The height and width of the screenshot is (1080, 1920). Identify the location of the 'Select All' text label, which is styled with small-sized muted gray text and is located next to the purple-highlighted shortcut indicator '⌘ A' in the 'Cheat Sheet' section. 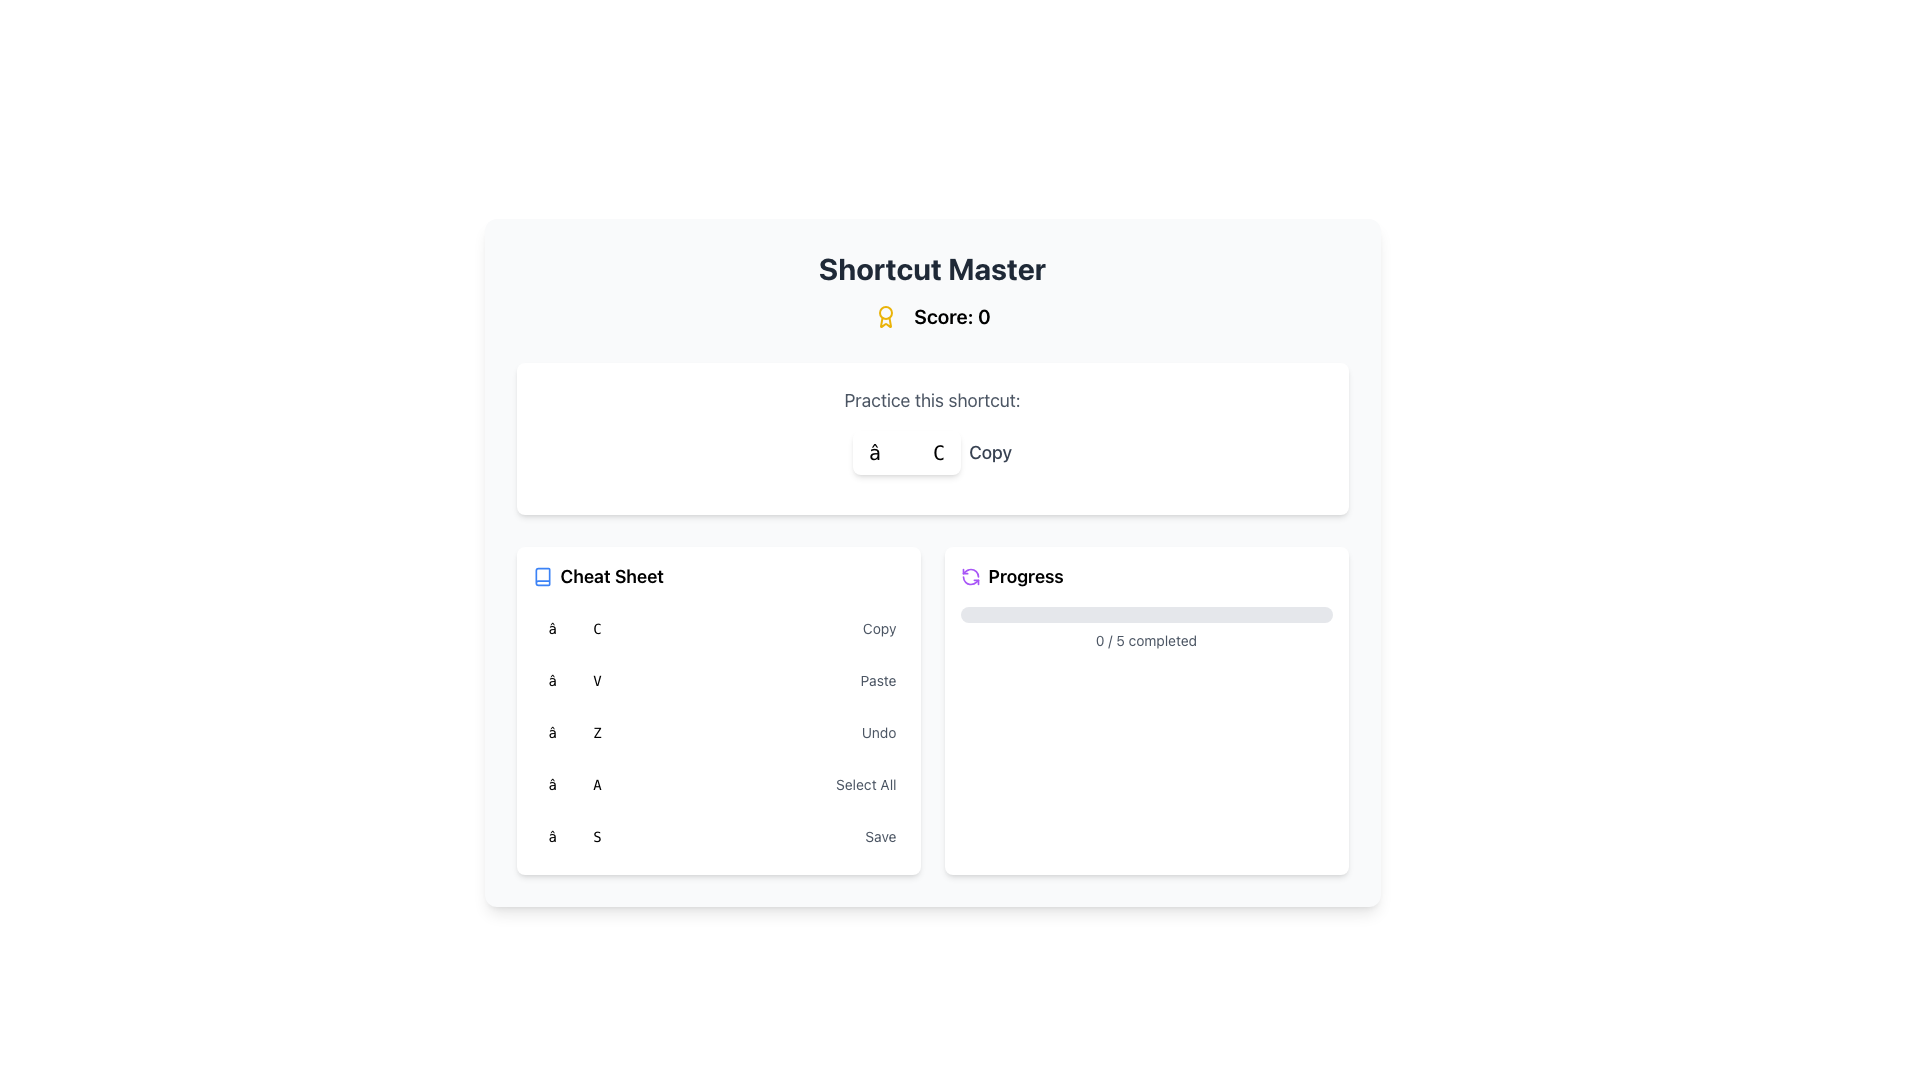
(866, 784).